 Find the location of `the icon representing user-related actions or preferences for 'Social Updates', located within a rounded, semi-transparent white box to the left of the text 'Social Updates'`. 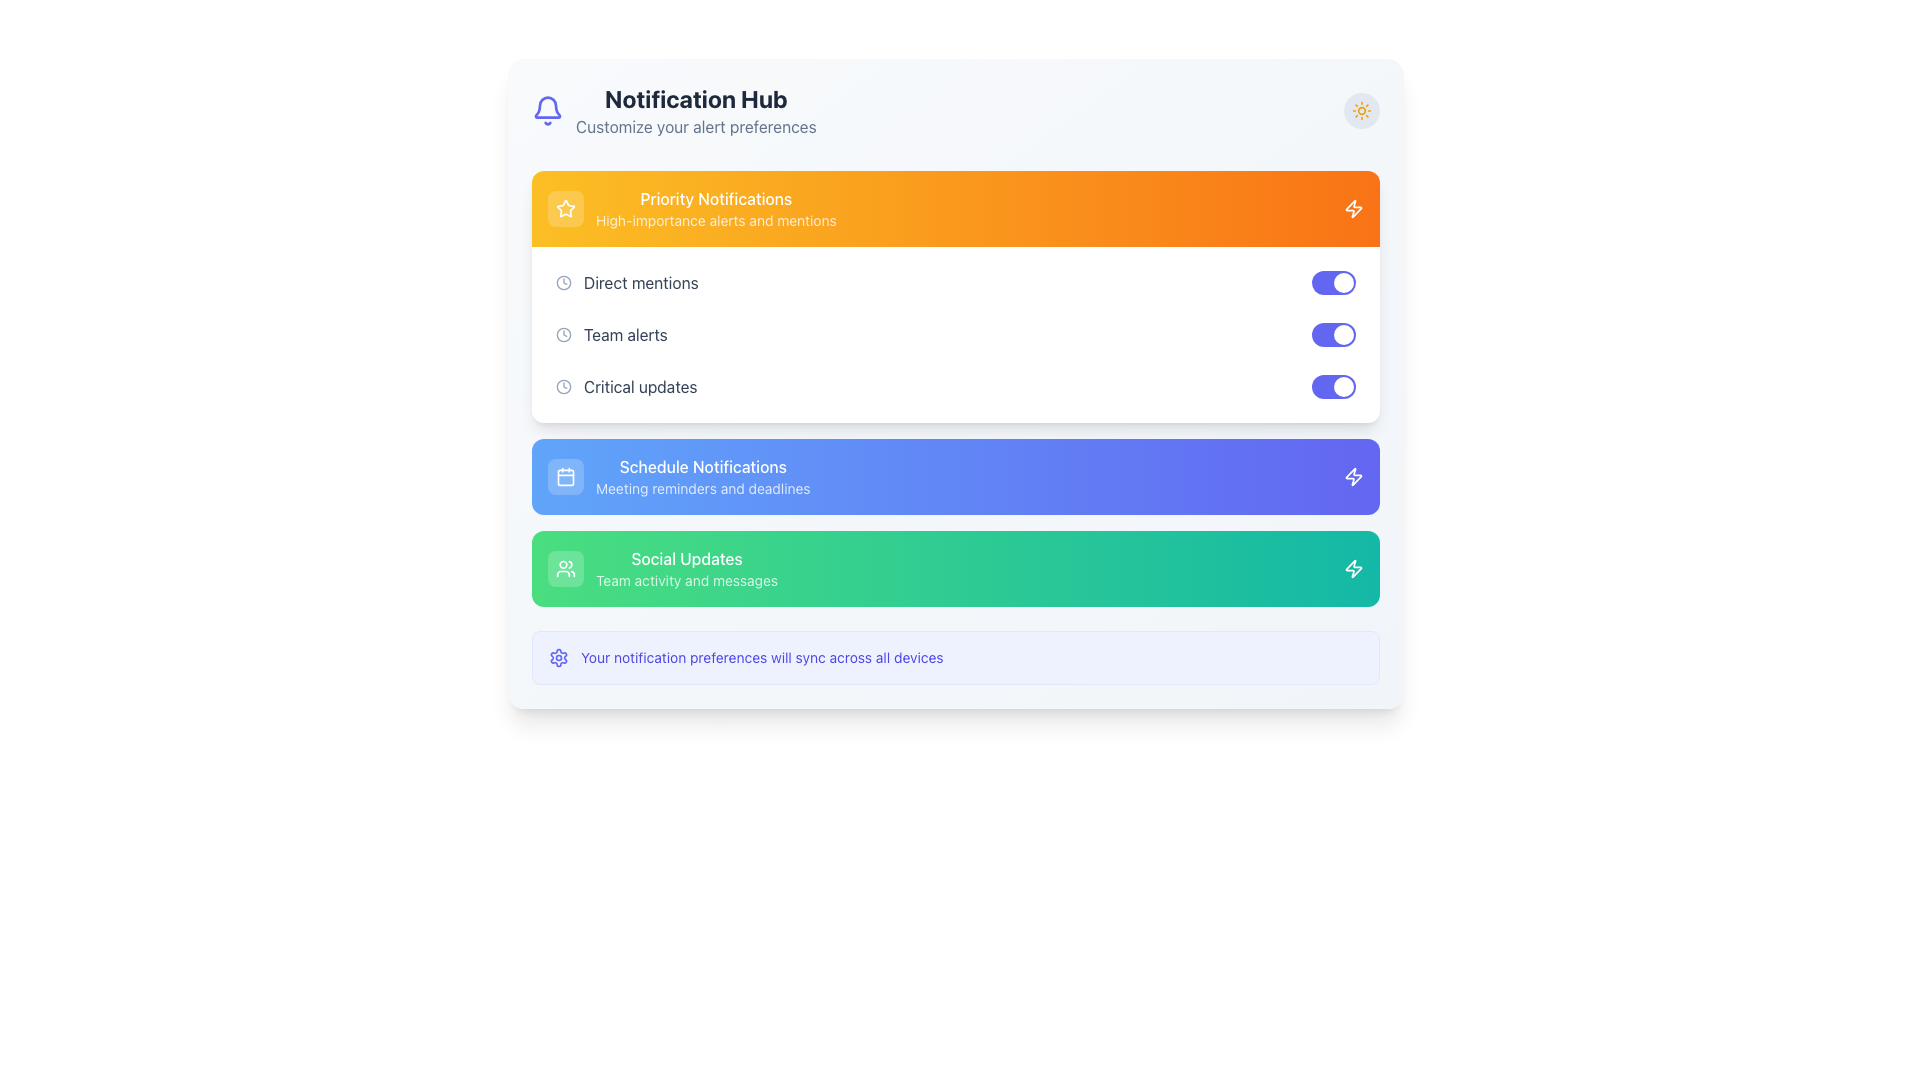

the icon representing user-related actions or preferences for 'Social Updates', located within a rounded, semi-transparent white box to the left of the text 'Social Updates' is located at coordinates (565, 569).